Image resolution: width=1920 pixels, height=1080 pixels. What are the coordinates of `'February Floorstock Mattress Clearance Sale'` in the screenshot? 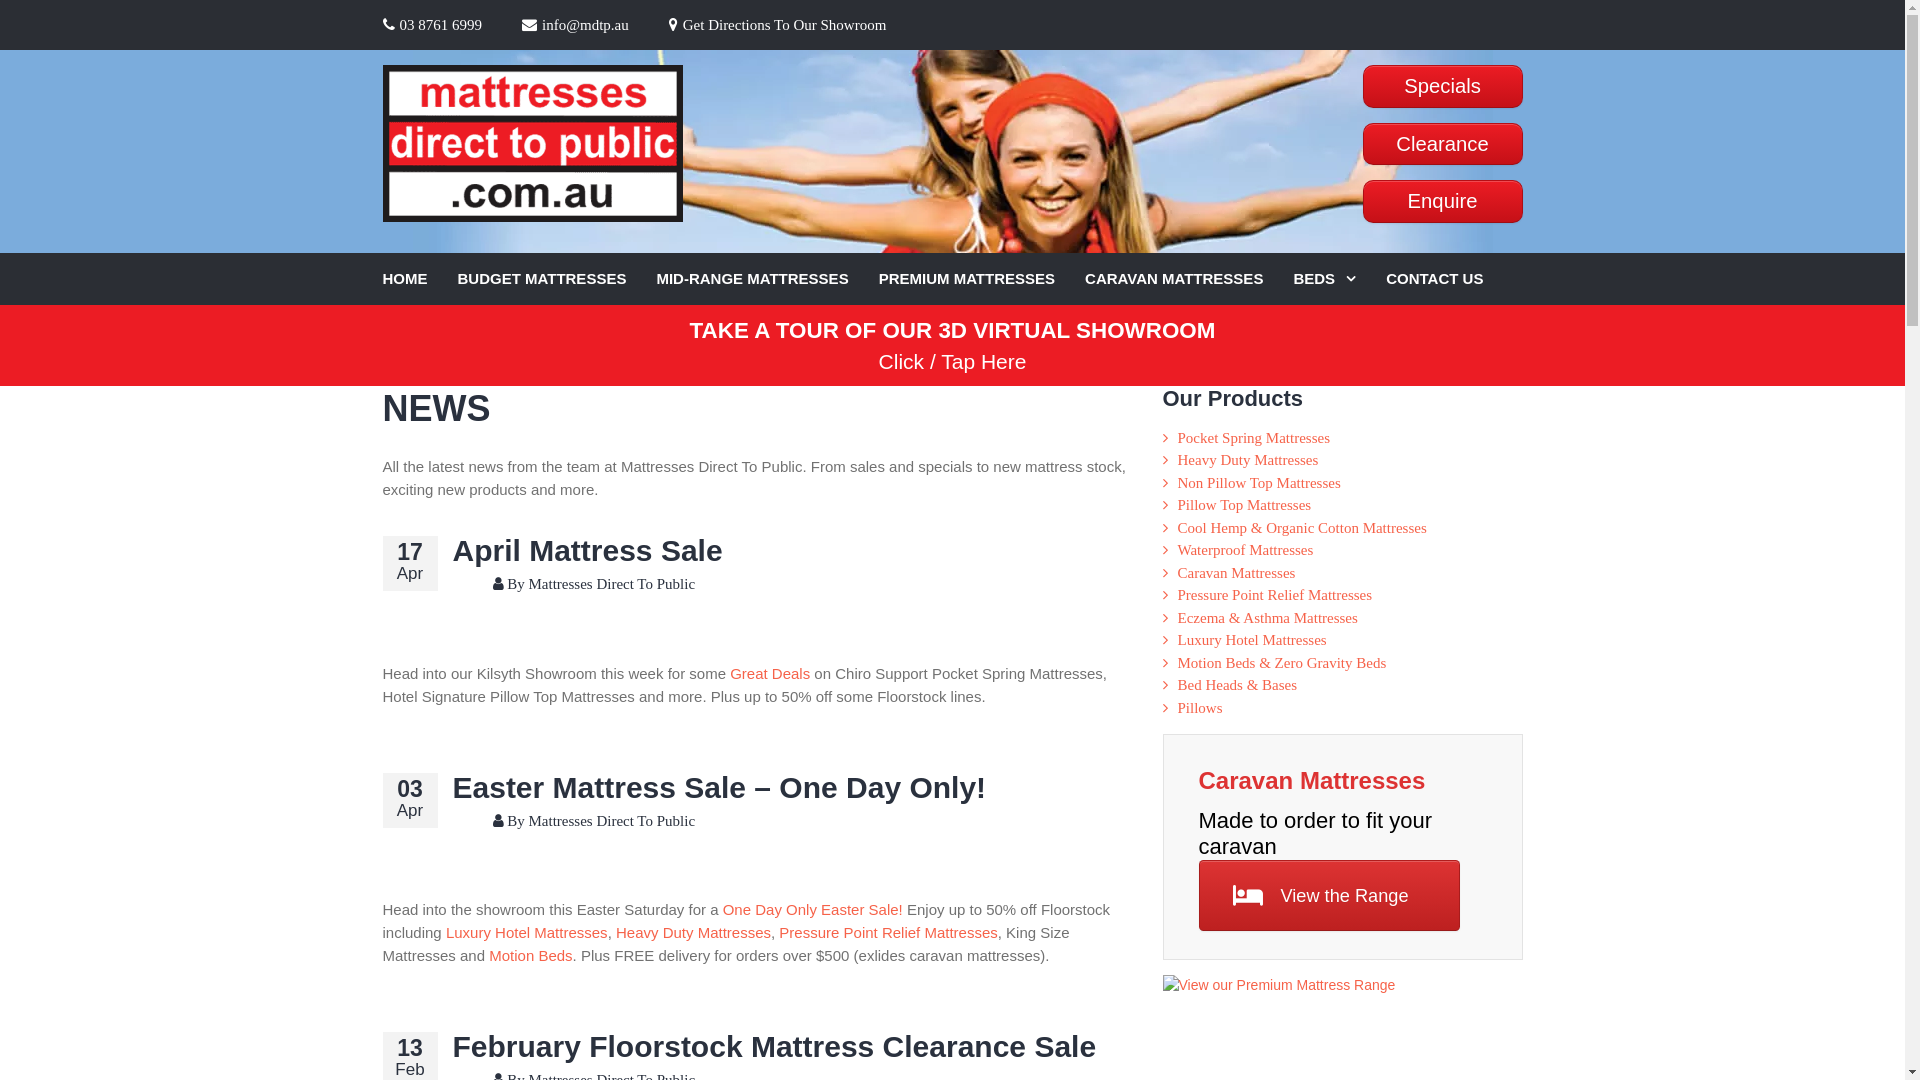 It's located at (450, 1045).